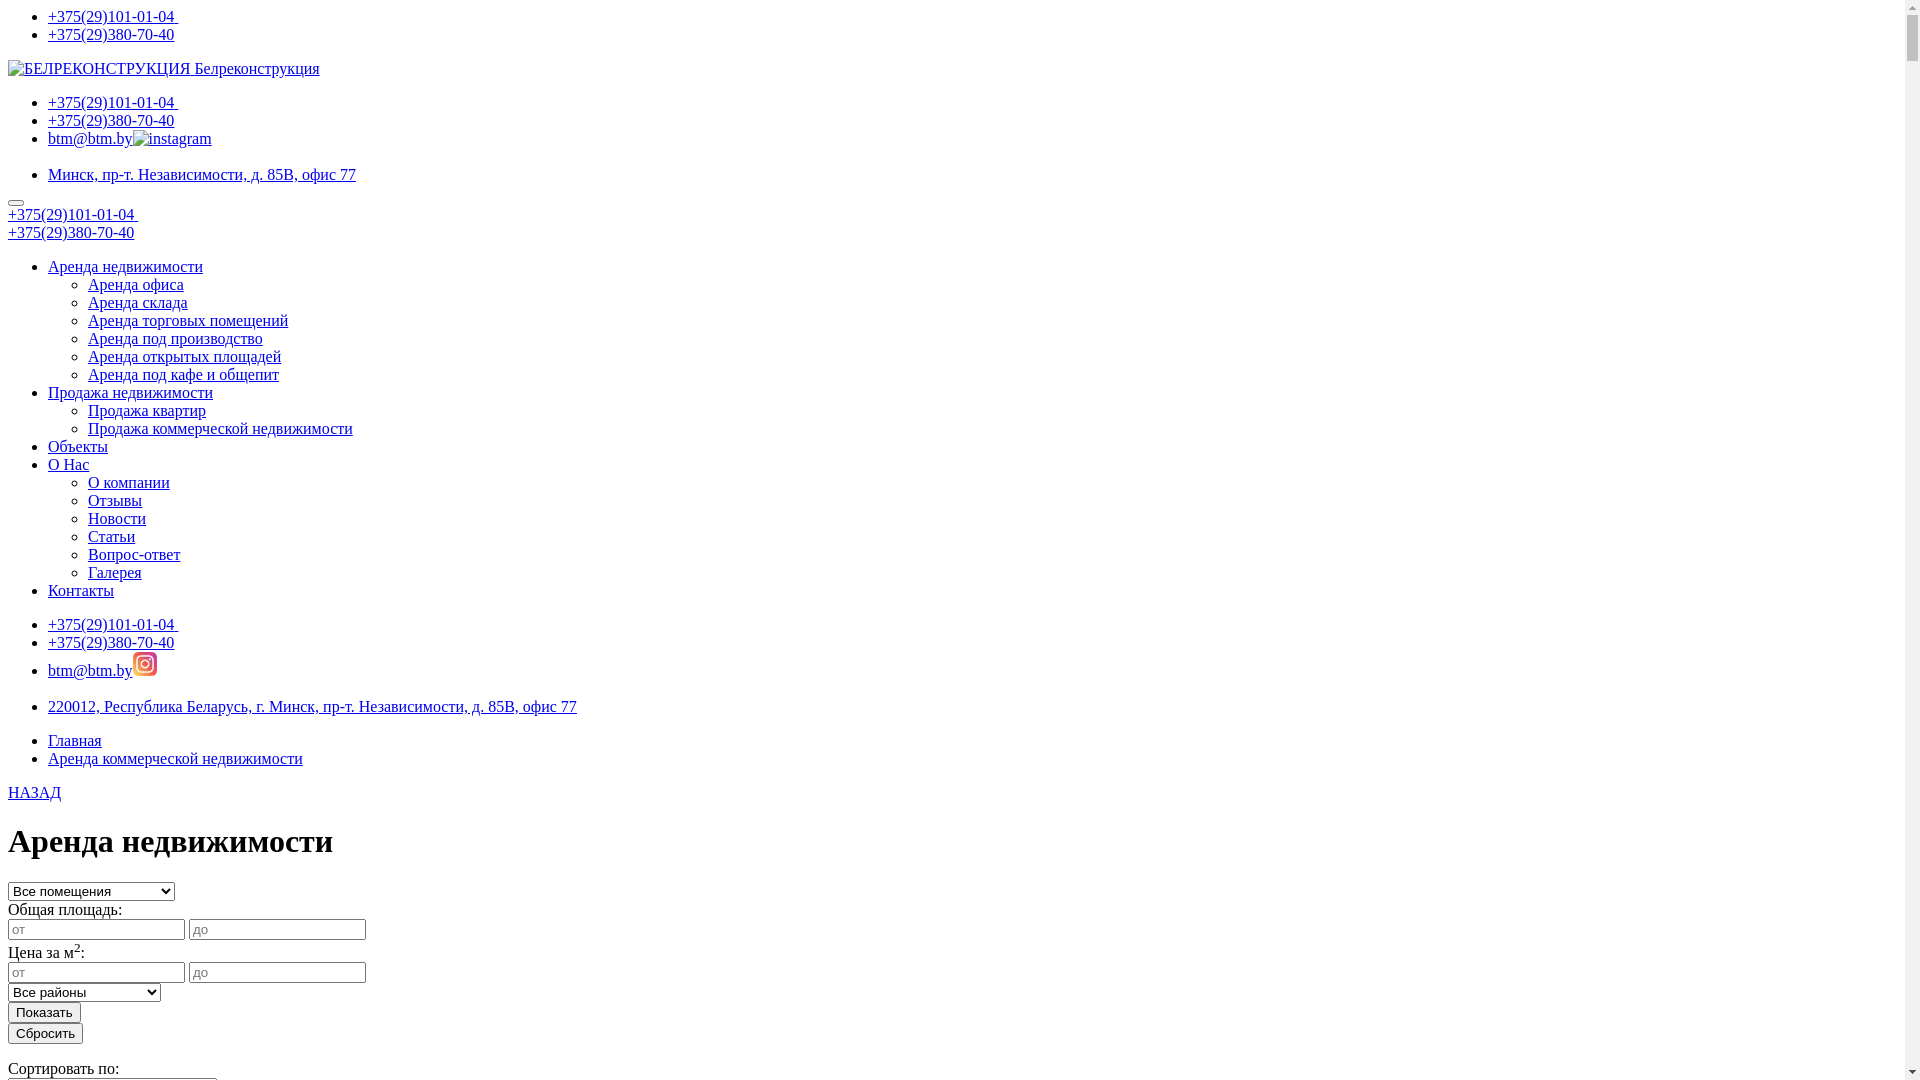  I want to click on 'btm@btm.by', so click(89, 137).